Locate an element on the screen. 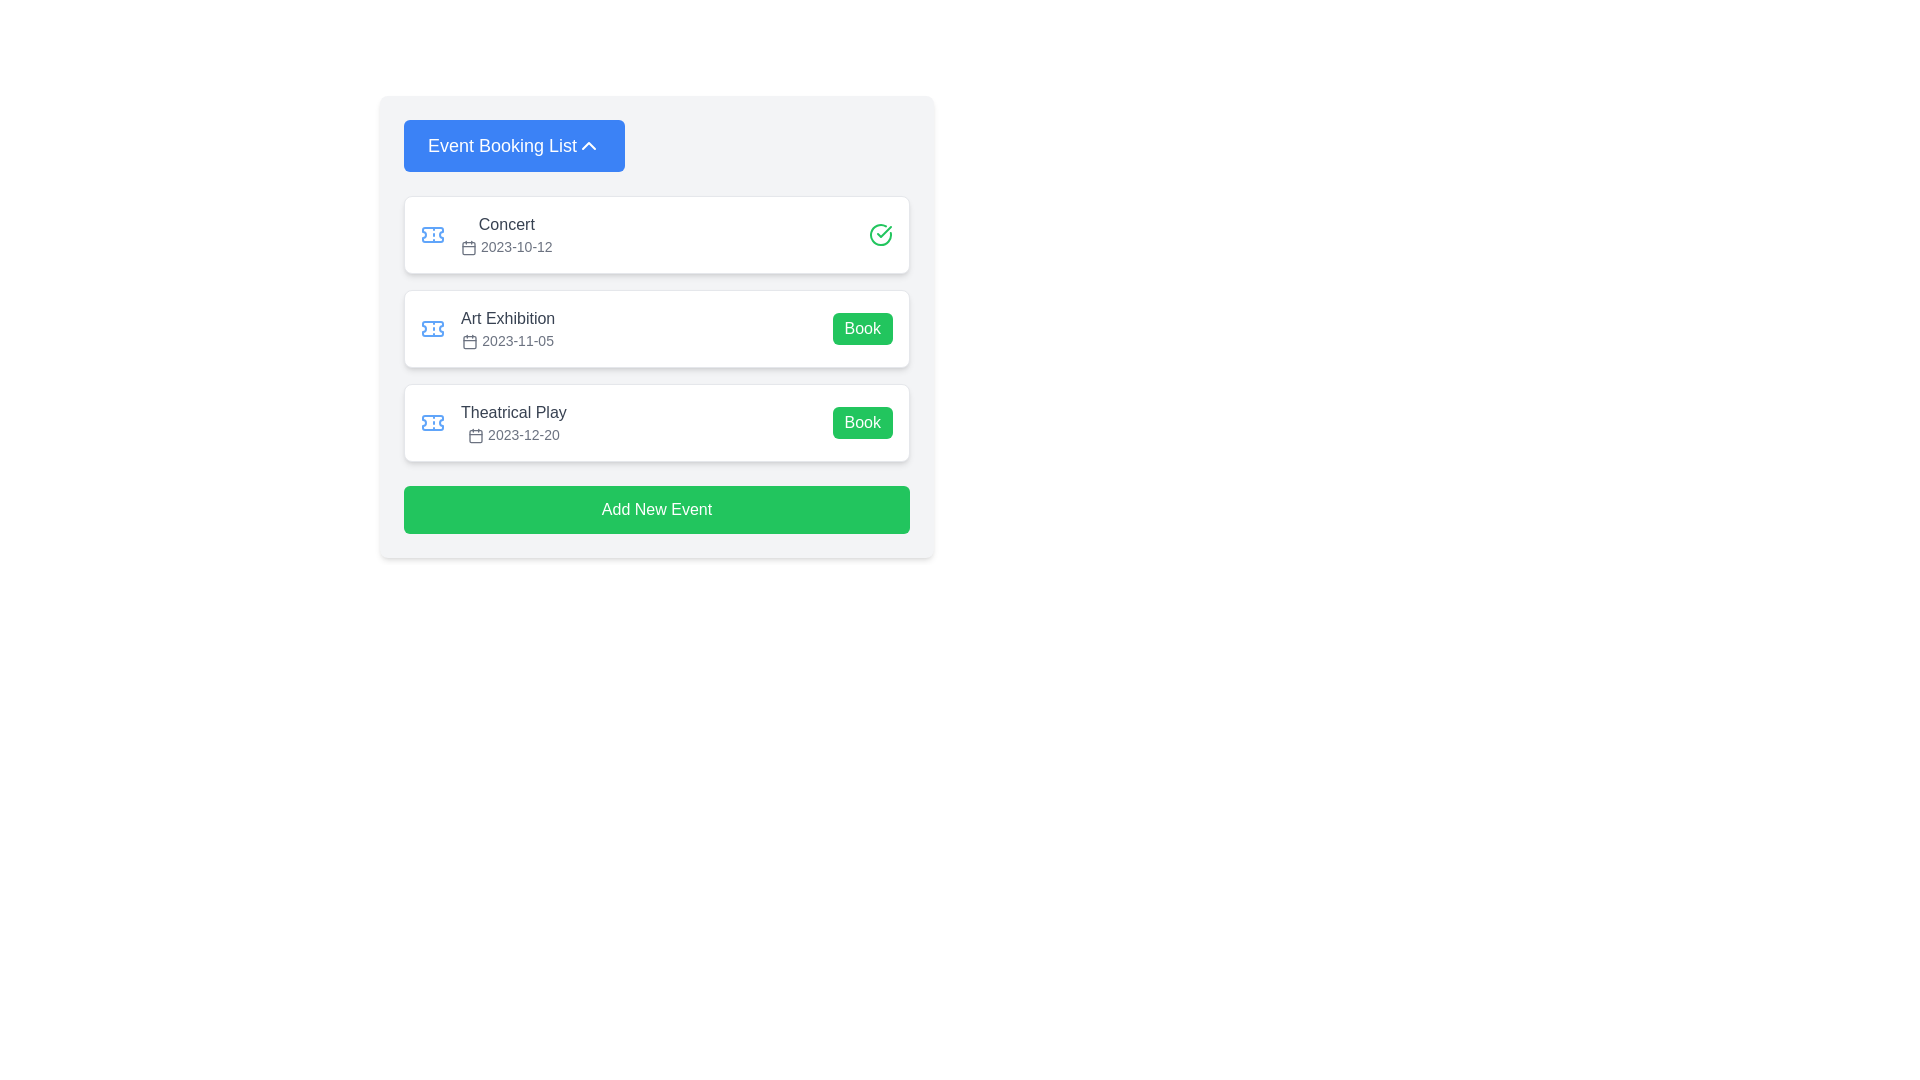 The image size is (1920, 1080). the non-interactive text display component that shows details about the 'Theatrical Play', located in the third row of the 'Event Booking List' card layout is located at coordinates (513, 422).